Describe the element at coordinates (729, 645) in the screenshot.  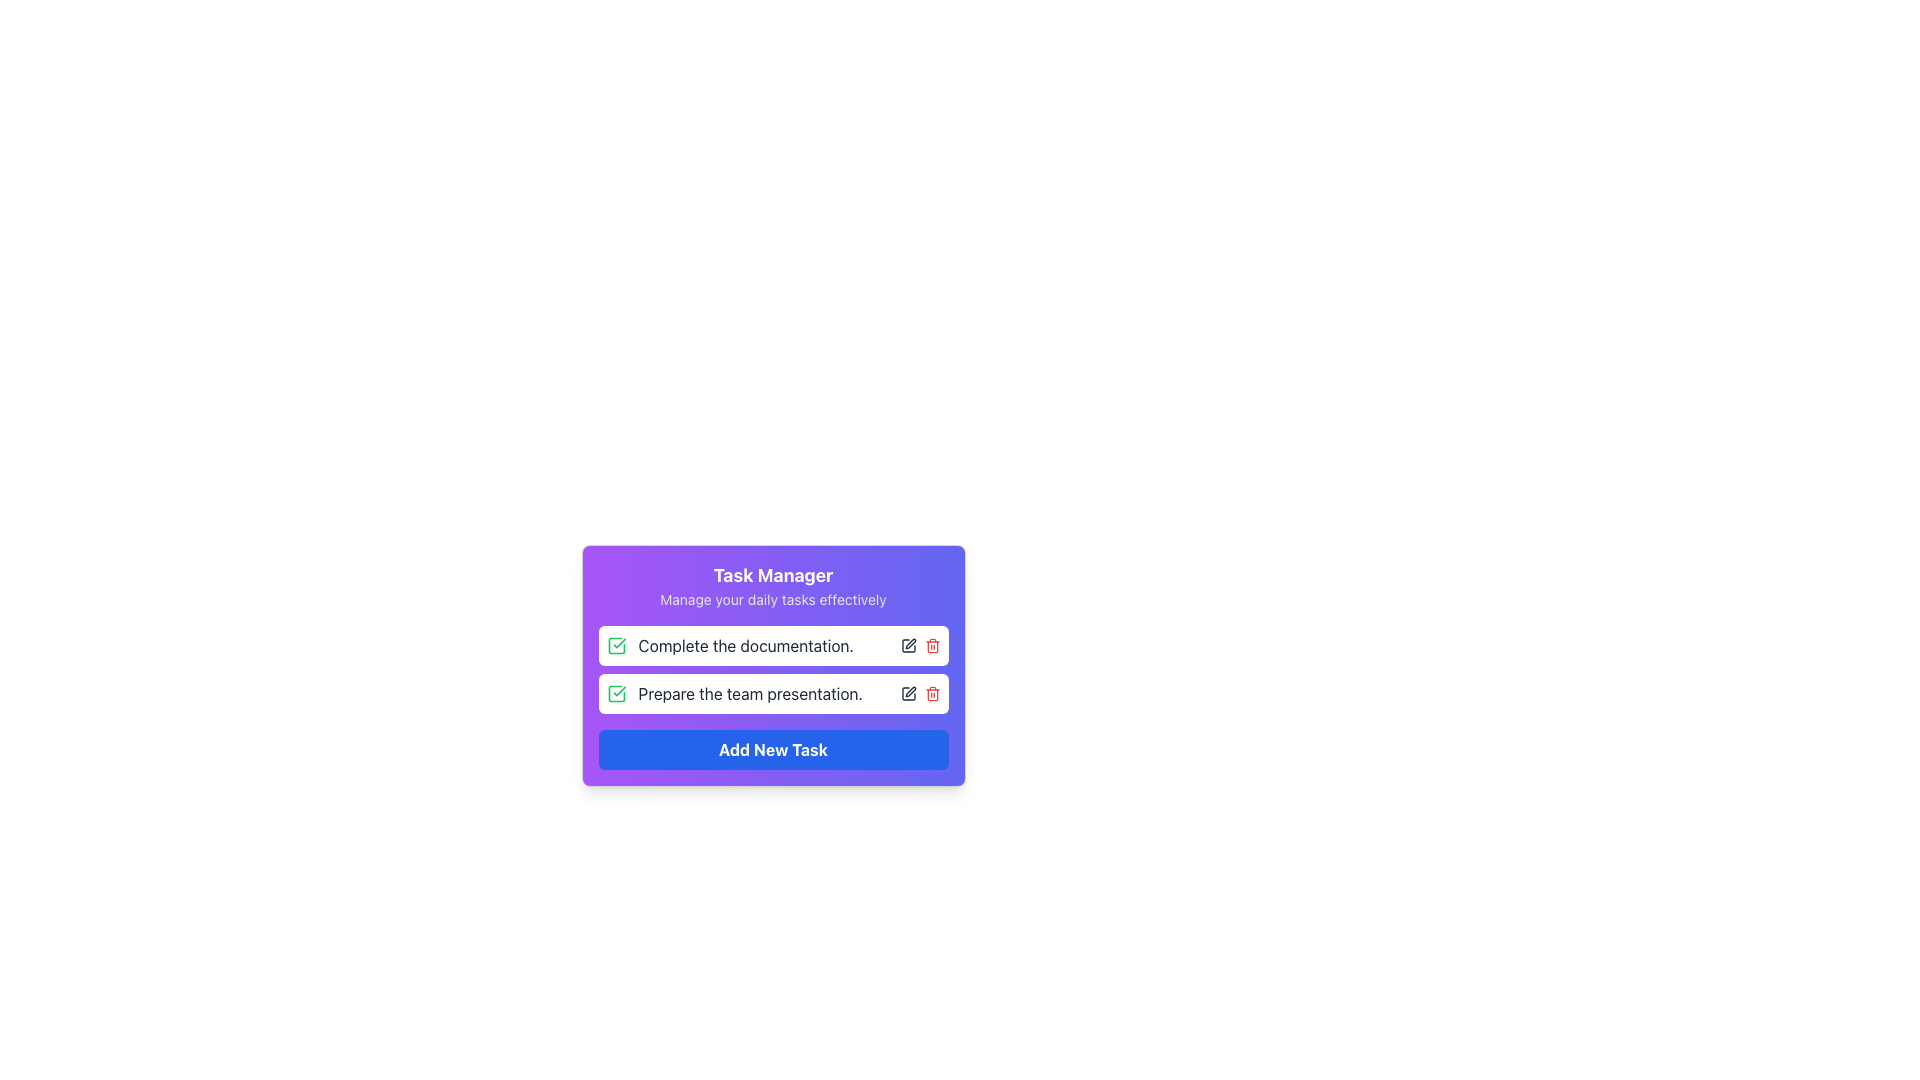
I see `the completed task item component labeled 'Complete the documentation' in the 'Task Manager' interface` at that location.